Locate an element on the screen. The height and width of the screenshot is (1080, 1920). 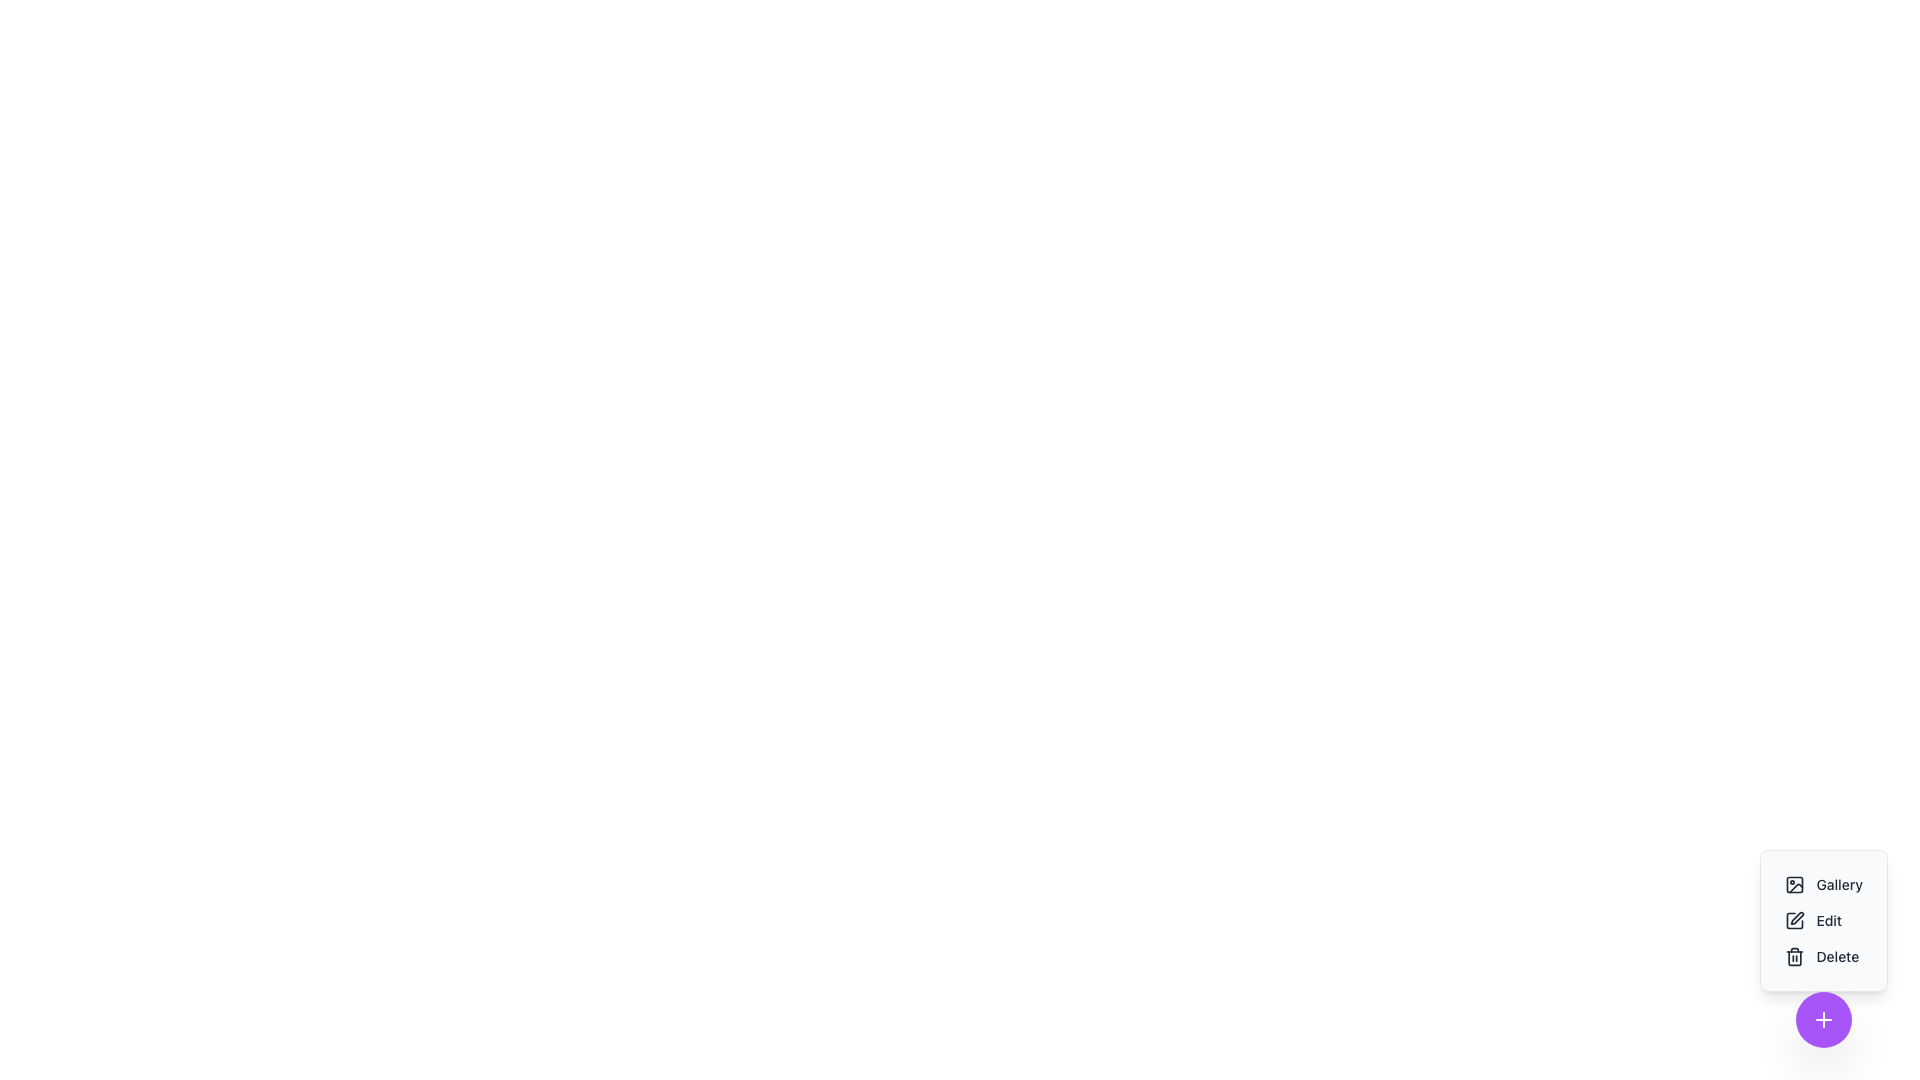
the rectangle with rounded corners that serves as a visual component within the icon-based menu, located at the top-left corner of the SVG image icon is located at coordinates (1794, 883).